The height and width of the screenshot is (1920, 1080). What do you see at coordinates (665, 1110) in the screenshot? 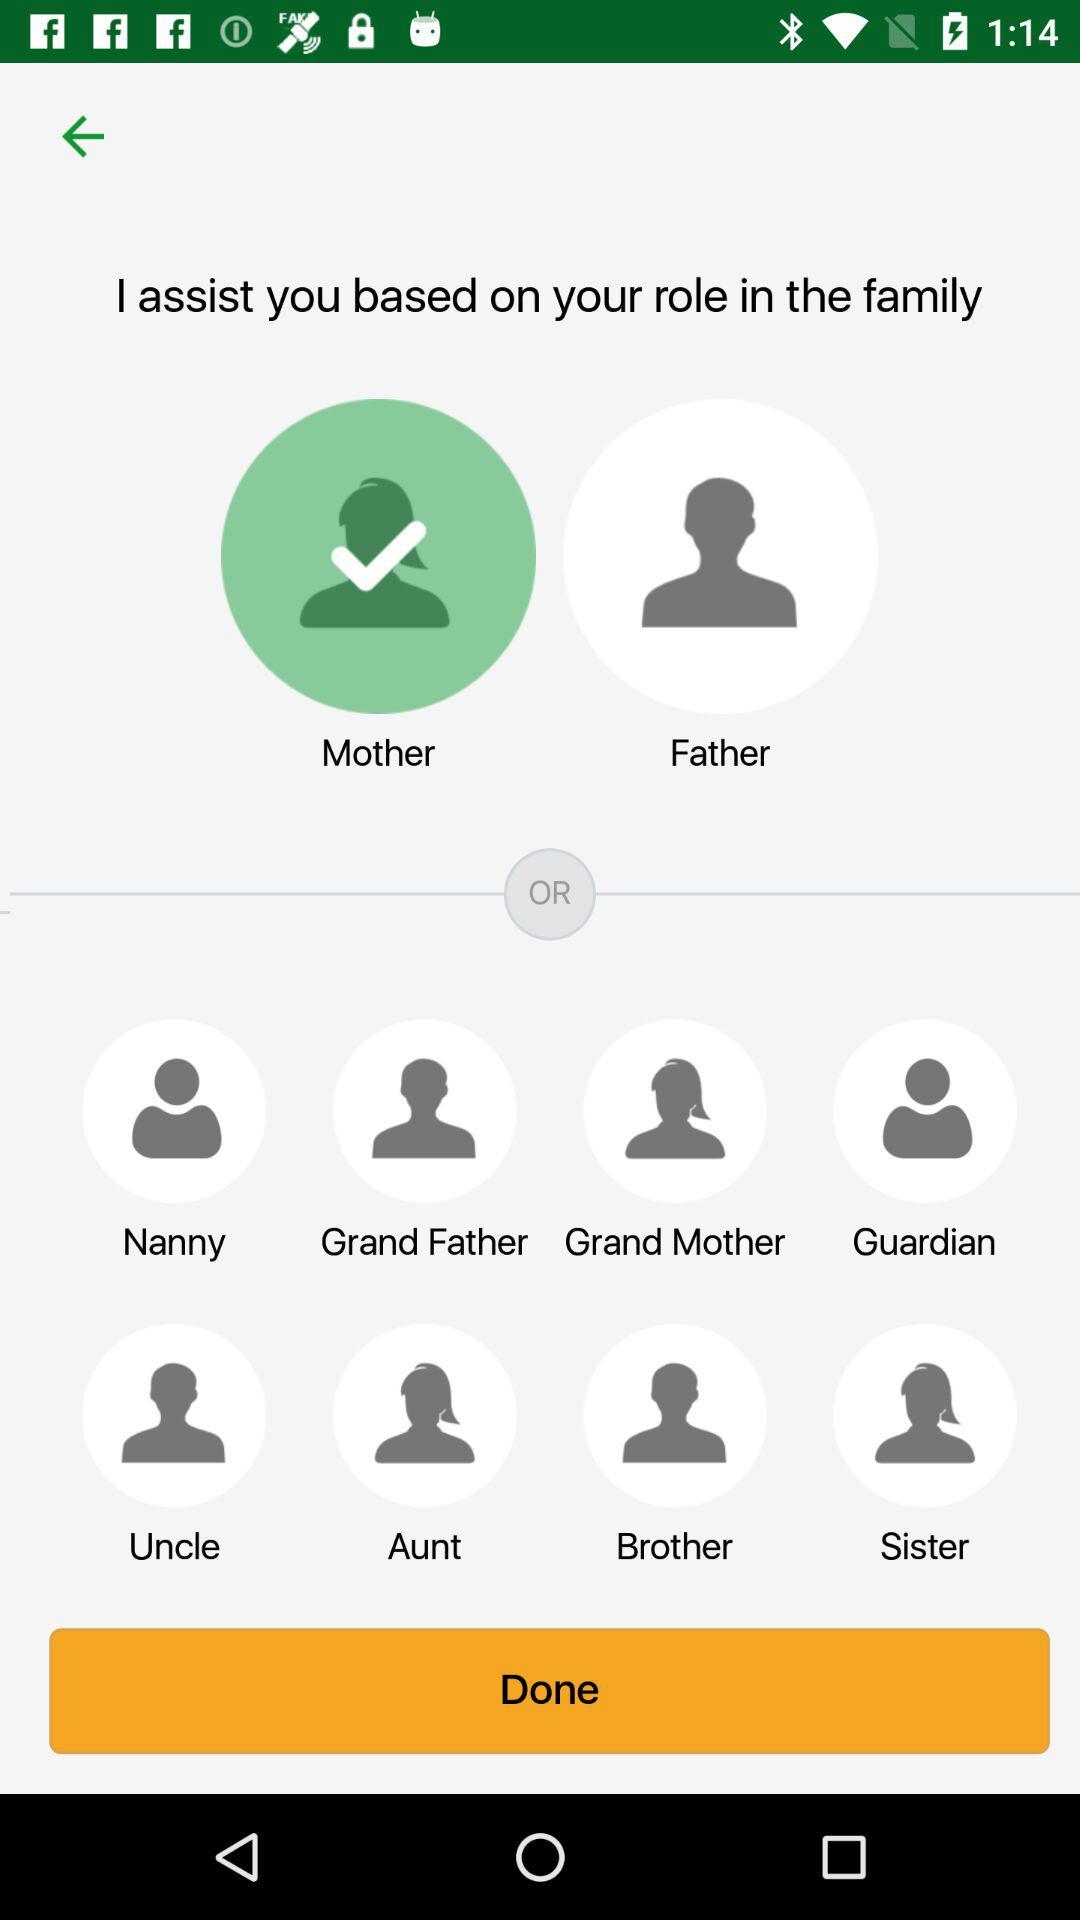
I see `choose indicated item` at bounding box center [665, 1110].